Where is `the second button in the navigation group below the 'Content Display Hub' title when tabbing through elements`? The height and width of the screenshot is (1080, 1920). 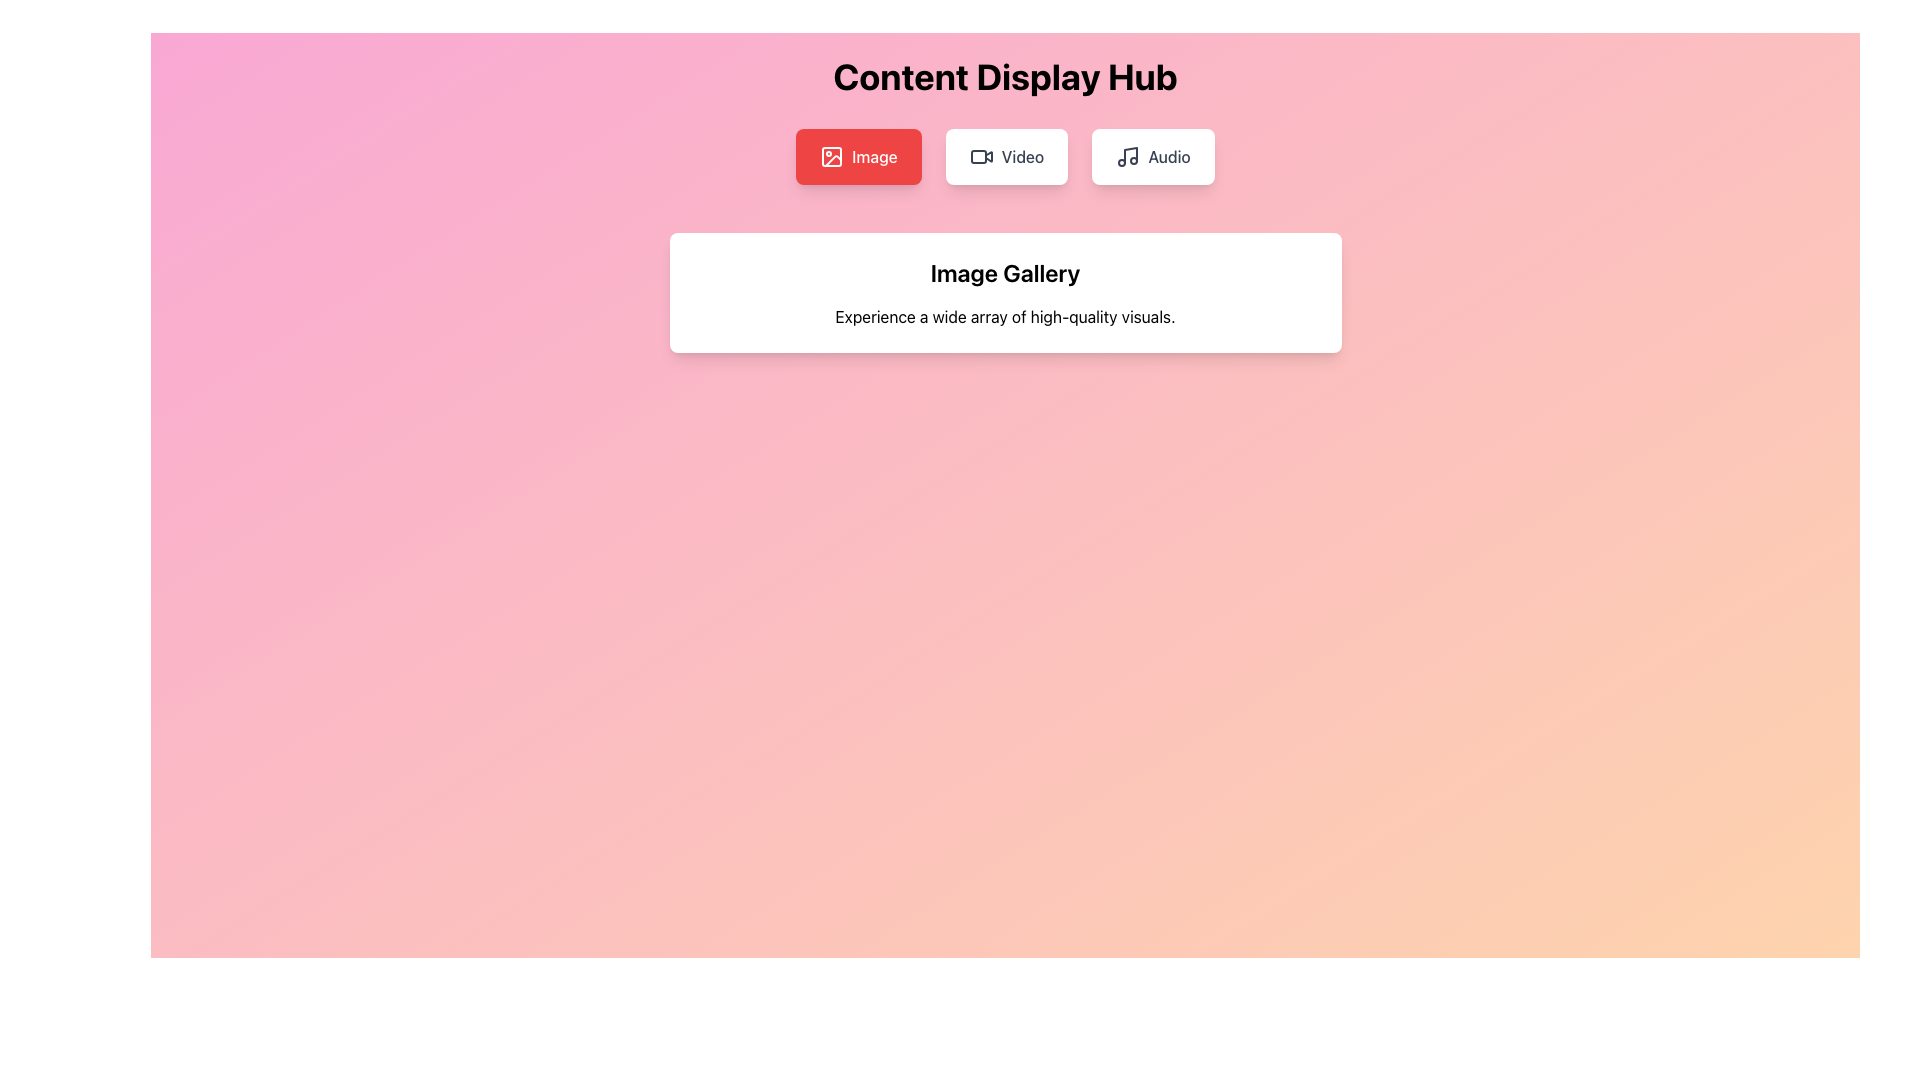
the second button in the navigation group below the 'Content Display Hub' title when tabbing through elements is located at coordinates (1005, 156).